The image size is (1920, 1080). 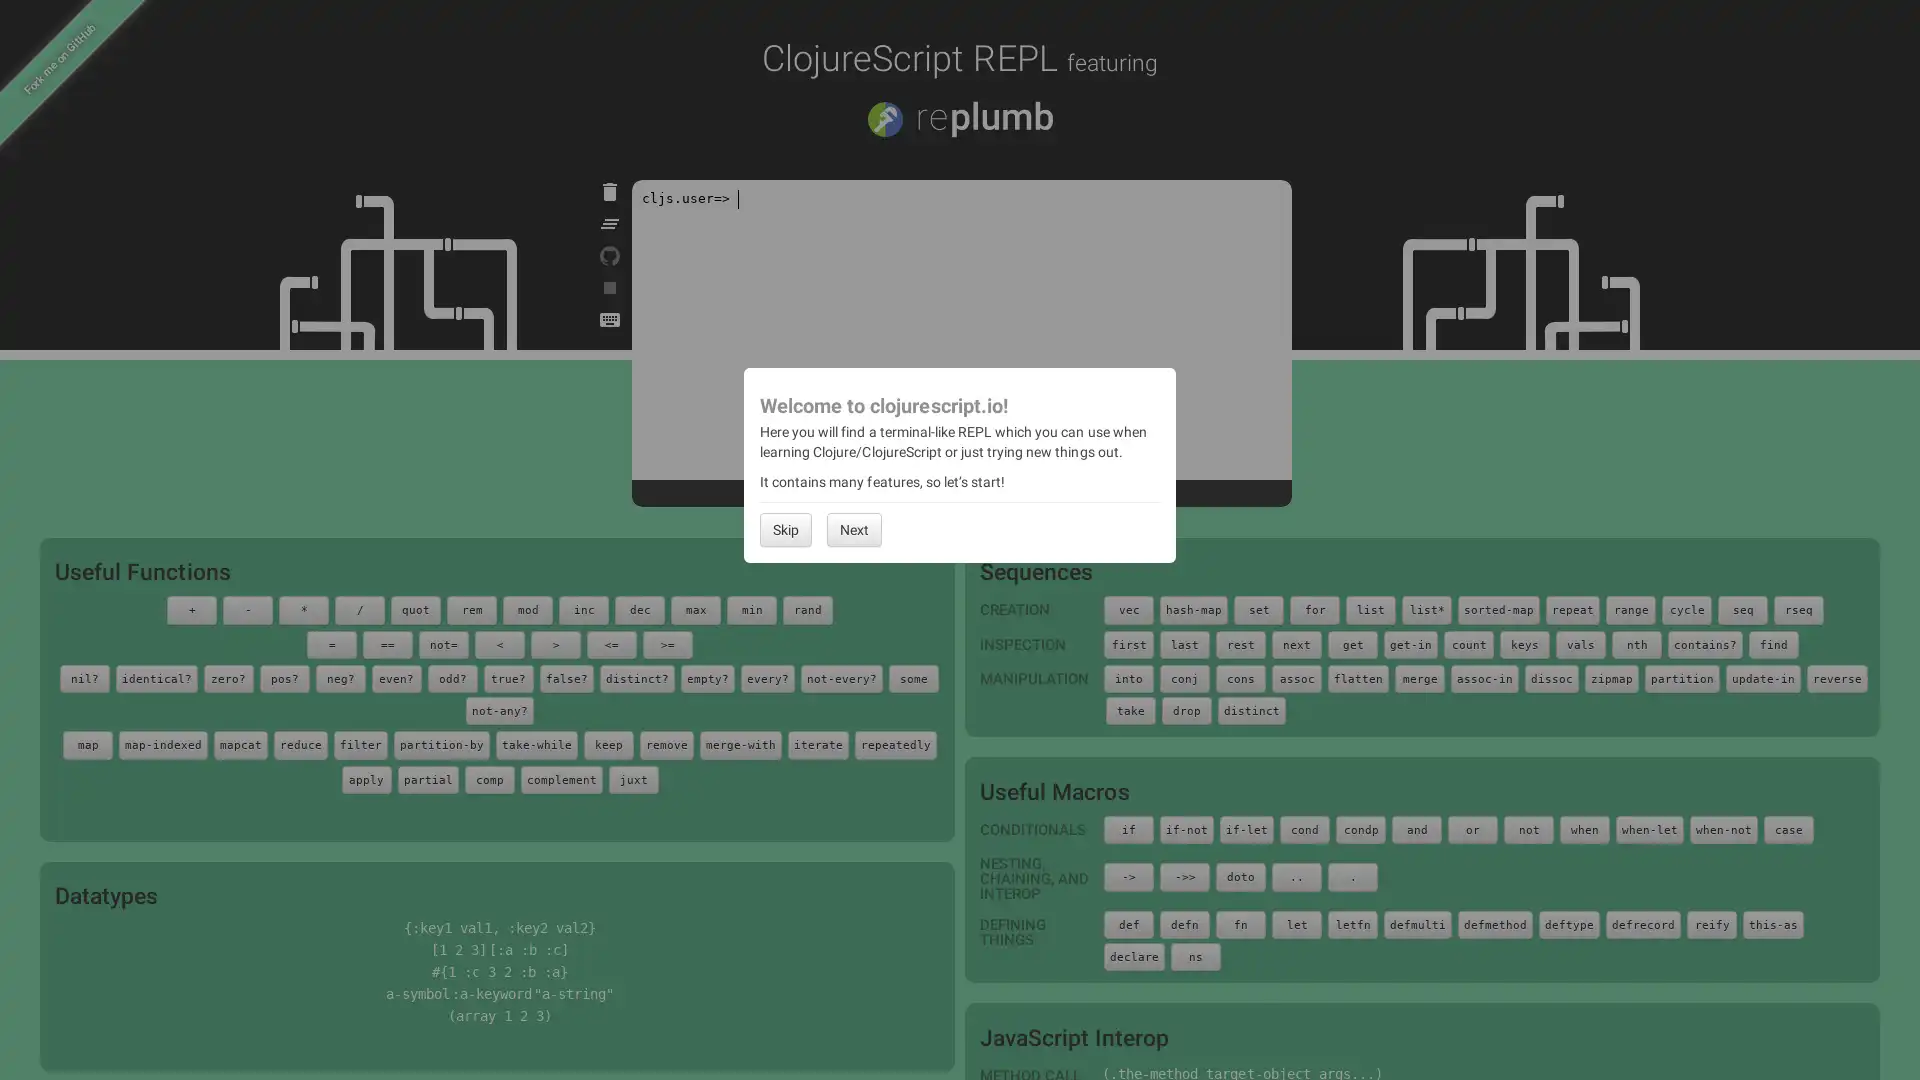 What do you see at coordinates (1711, 924) in the screenshot?
I see `reify` at bounding box center [1711, 924].